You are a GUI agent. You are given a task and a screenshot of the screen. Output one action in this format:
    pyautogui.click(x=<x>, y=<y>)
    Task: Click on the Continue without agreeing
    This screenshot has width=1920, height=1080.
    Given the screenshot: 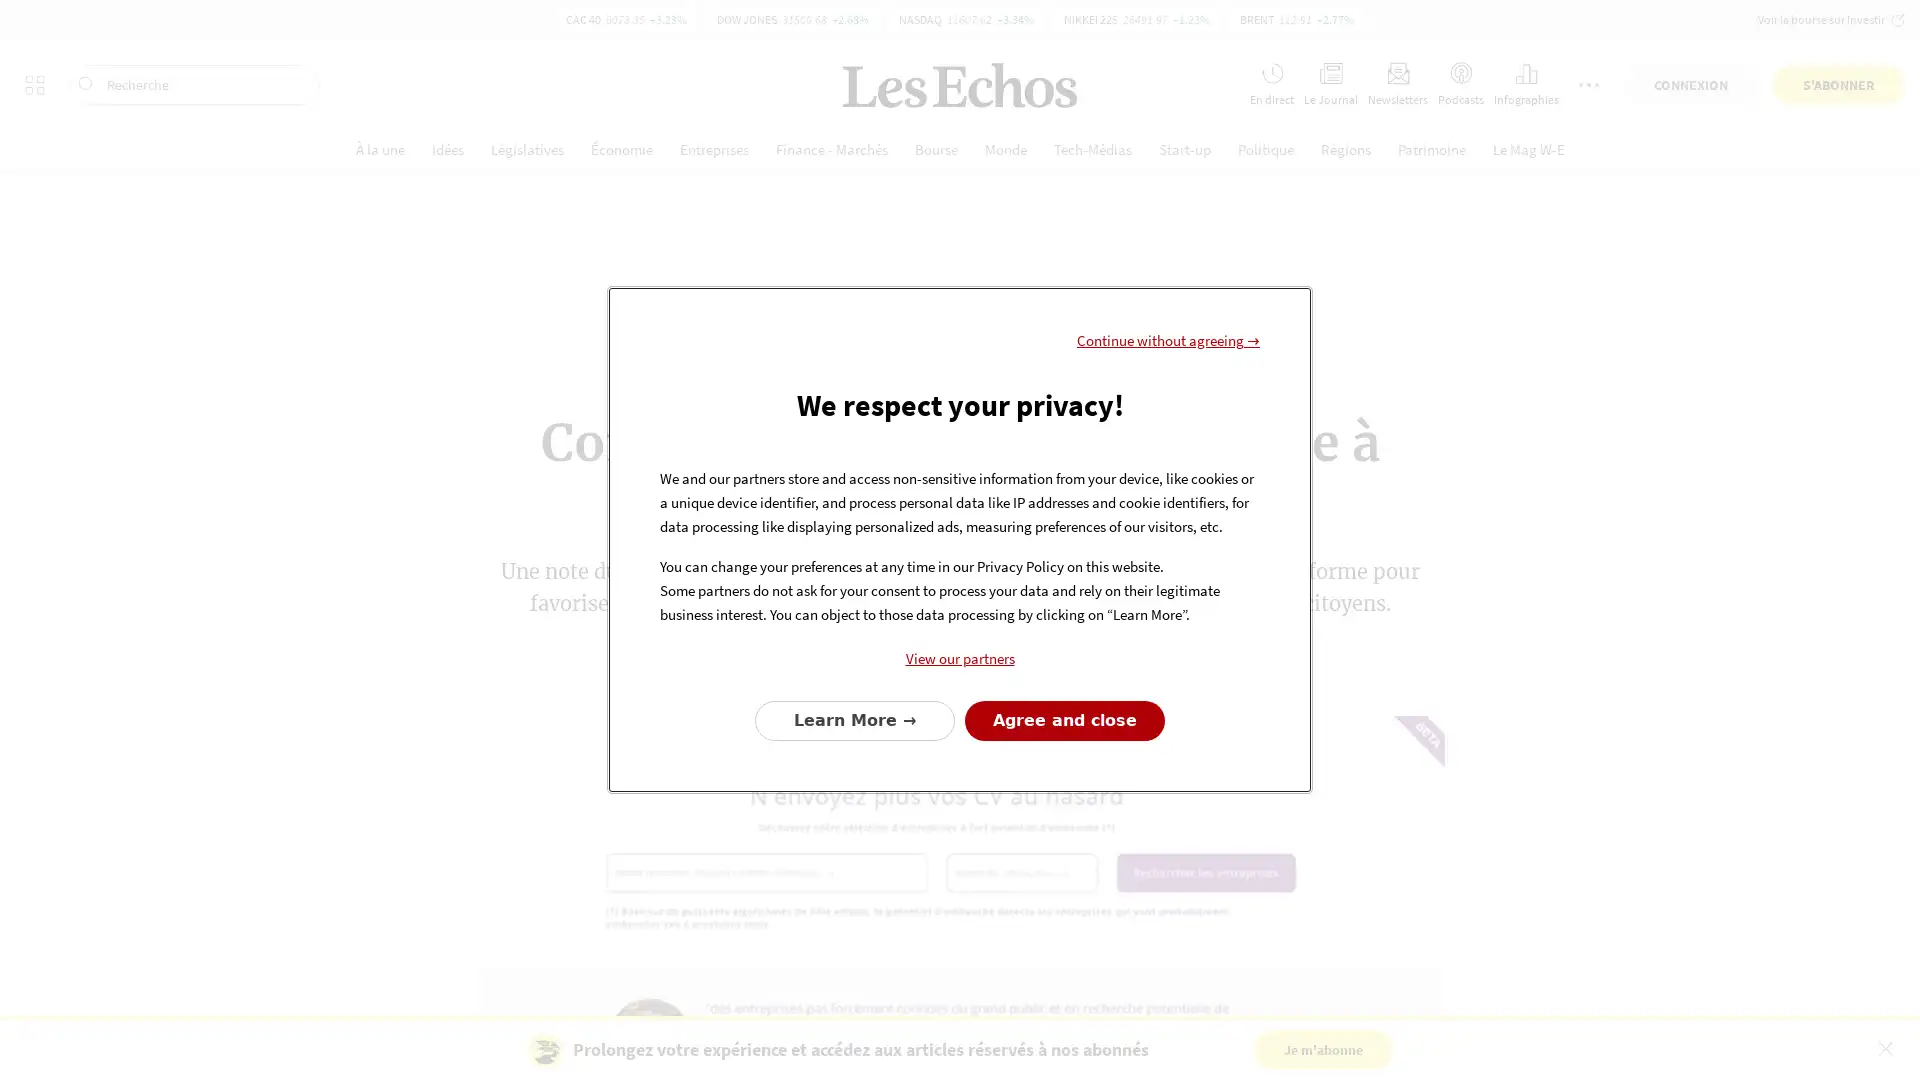 What is the action you would take?
    pyautogui.click(x=1168, y=338)
    